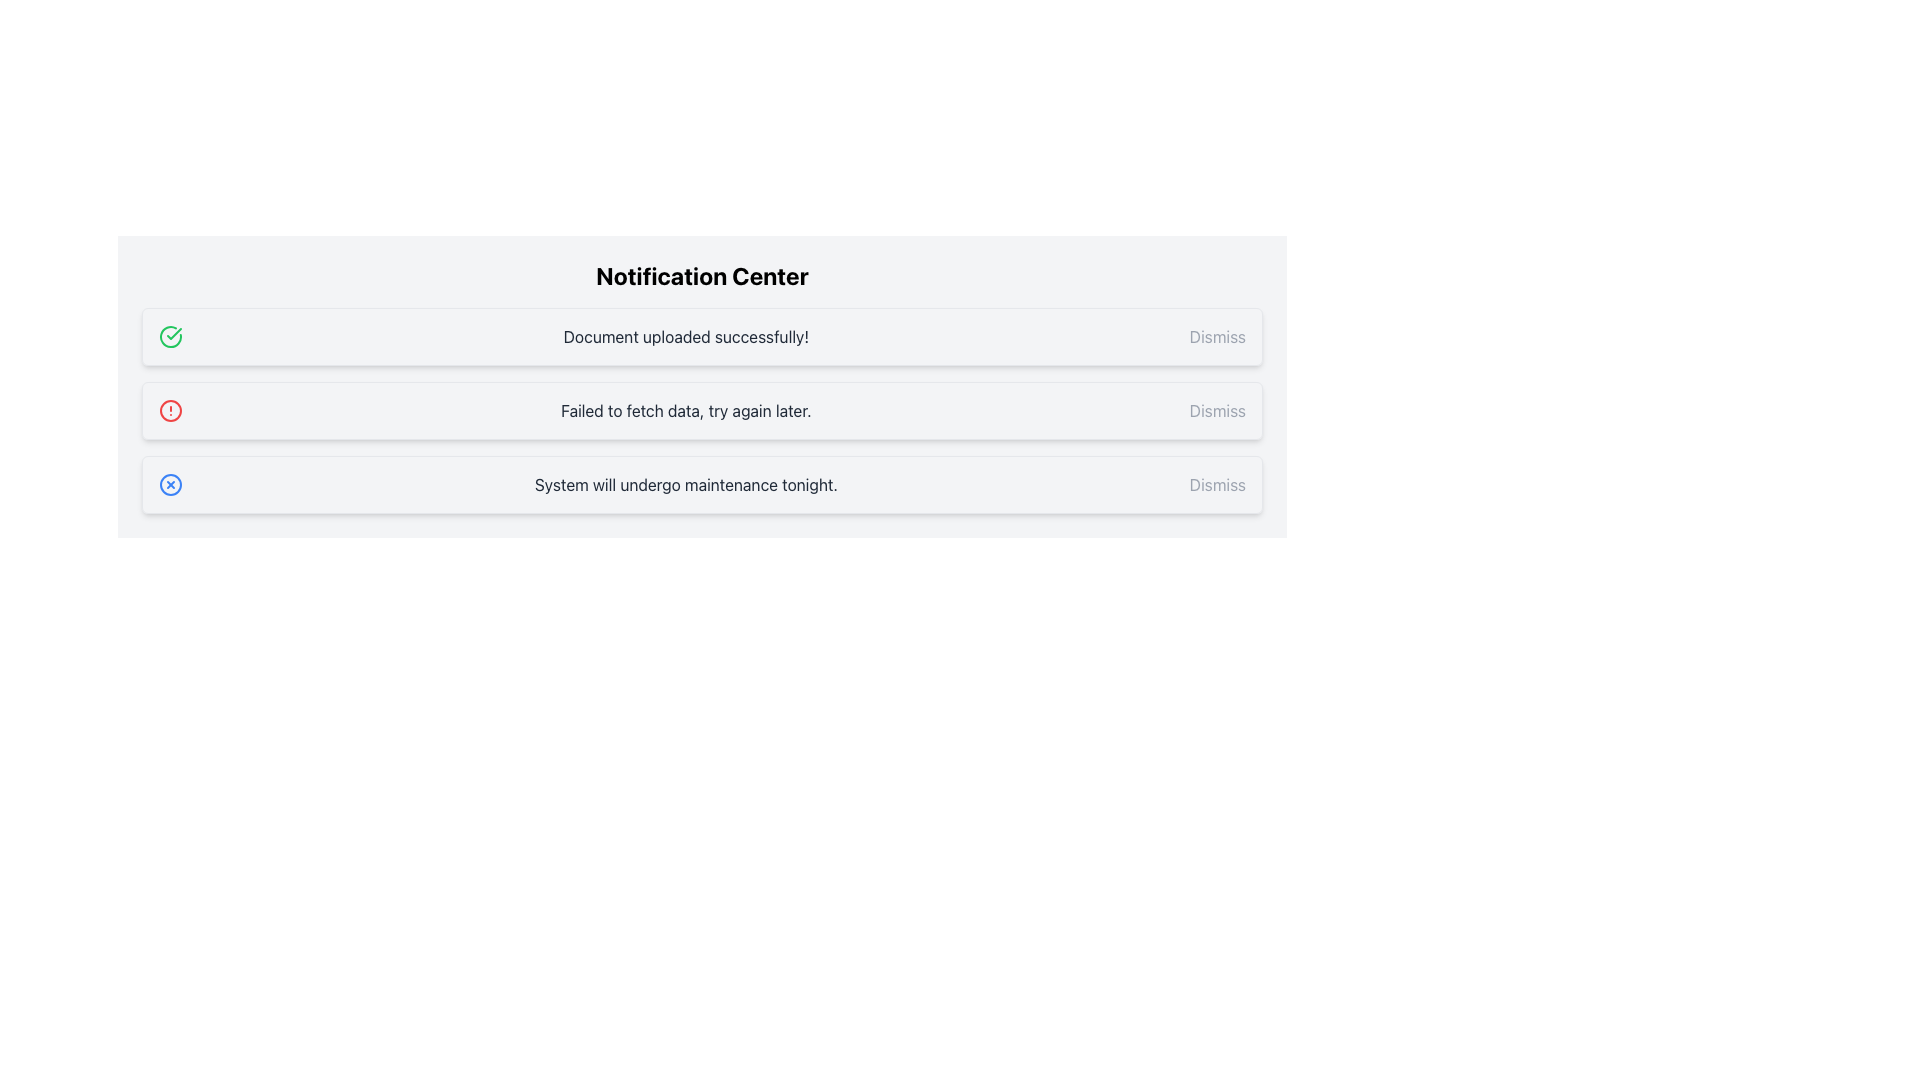  I want to click on the Text Label that communicates a specific notification about system maintenance, located between a blue icon on the left and a 'Dismiss' button on the right in the Notification Center, so click(686, 485).